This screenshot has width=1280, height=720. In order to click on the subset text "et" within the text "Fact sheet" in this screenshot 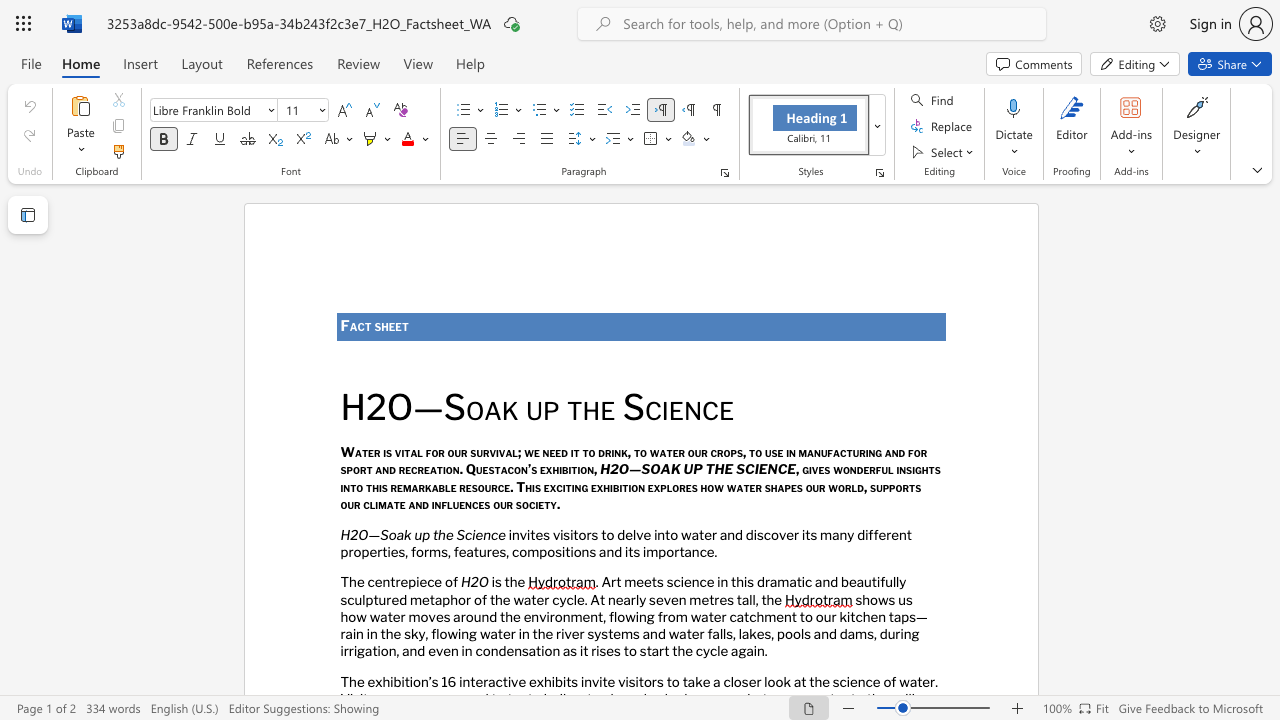, I will do `click(395, 325)`.